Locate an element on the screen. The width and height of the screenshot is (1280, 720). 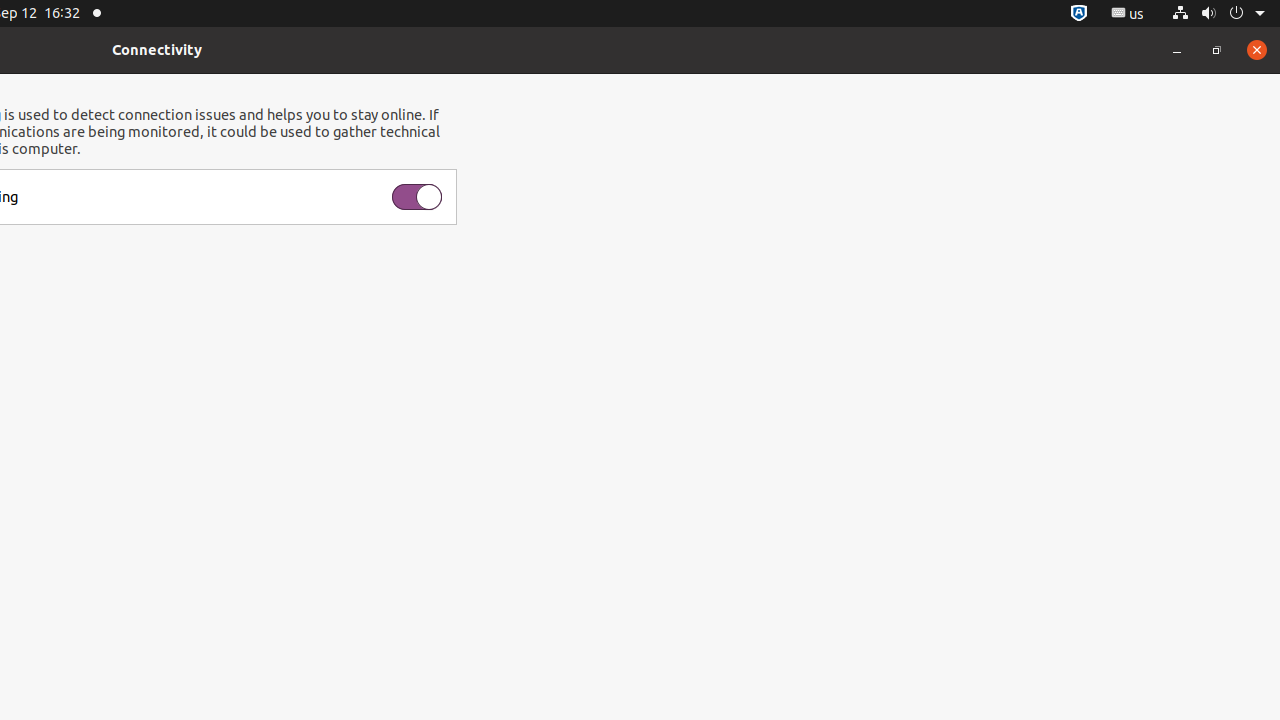
'Connectivity' is located at coordinates (156, 48).